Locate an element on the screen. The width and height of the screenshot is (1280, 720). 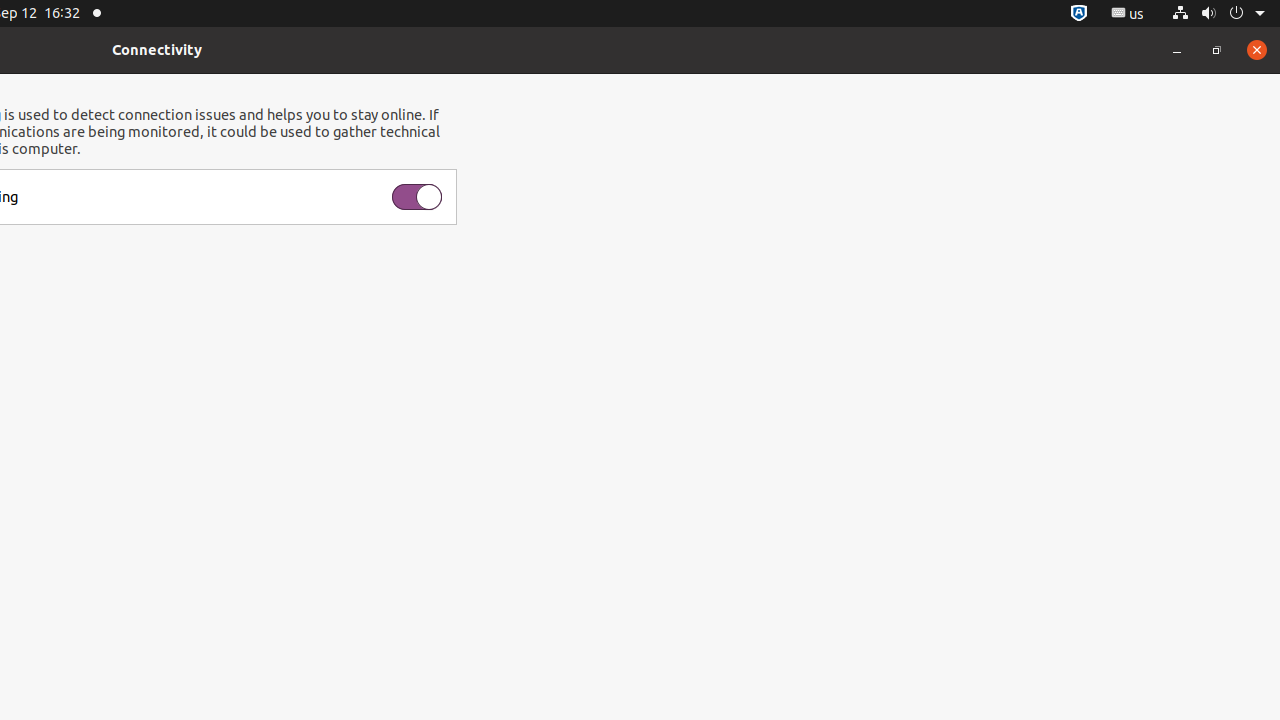
'Connectivity' is located at coordinates (156, 48).